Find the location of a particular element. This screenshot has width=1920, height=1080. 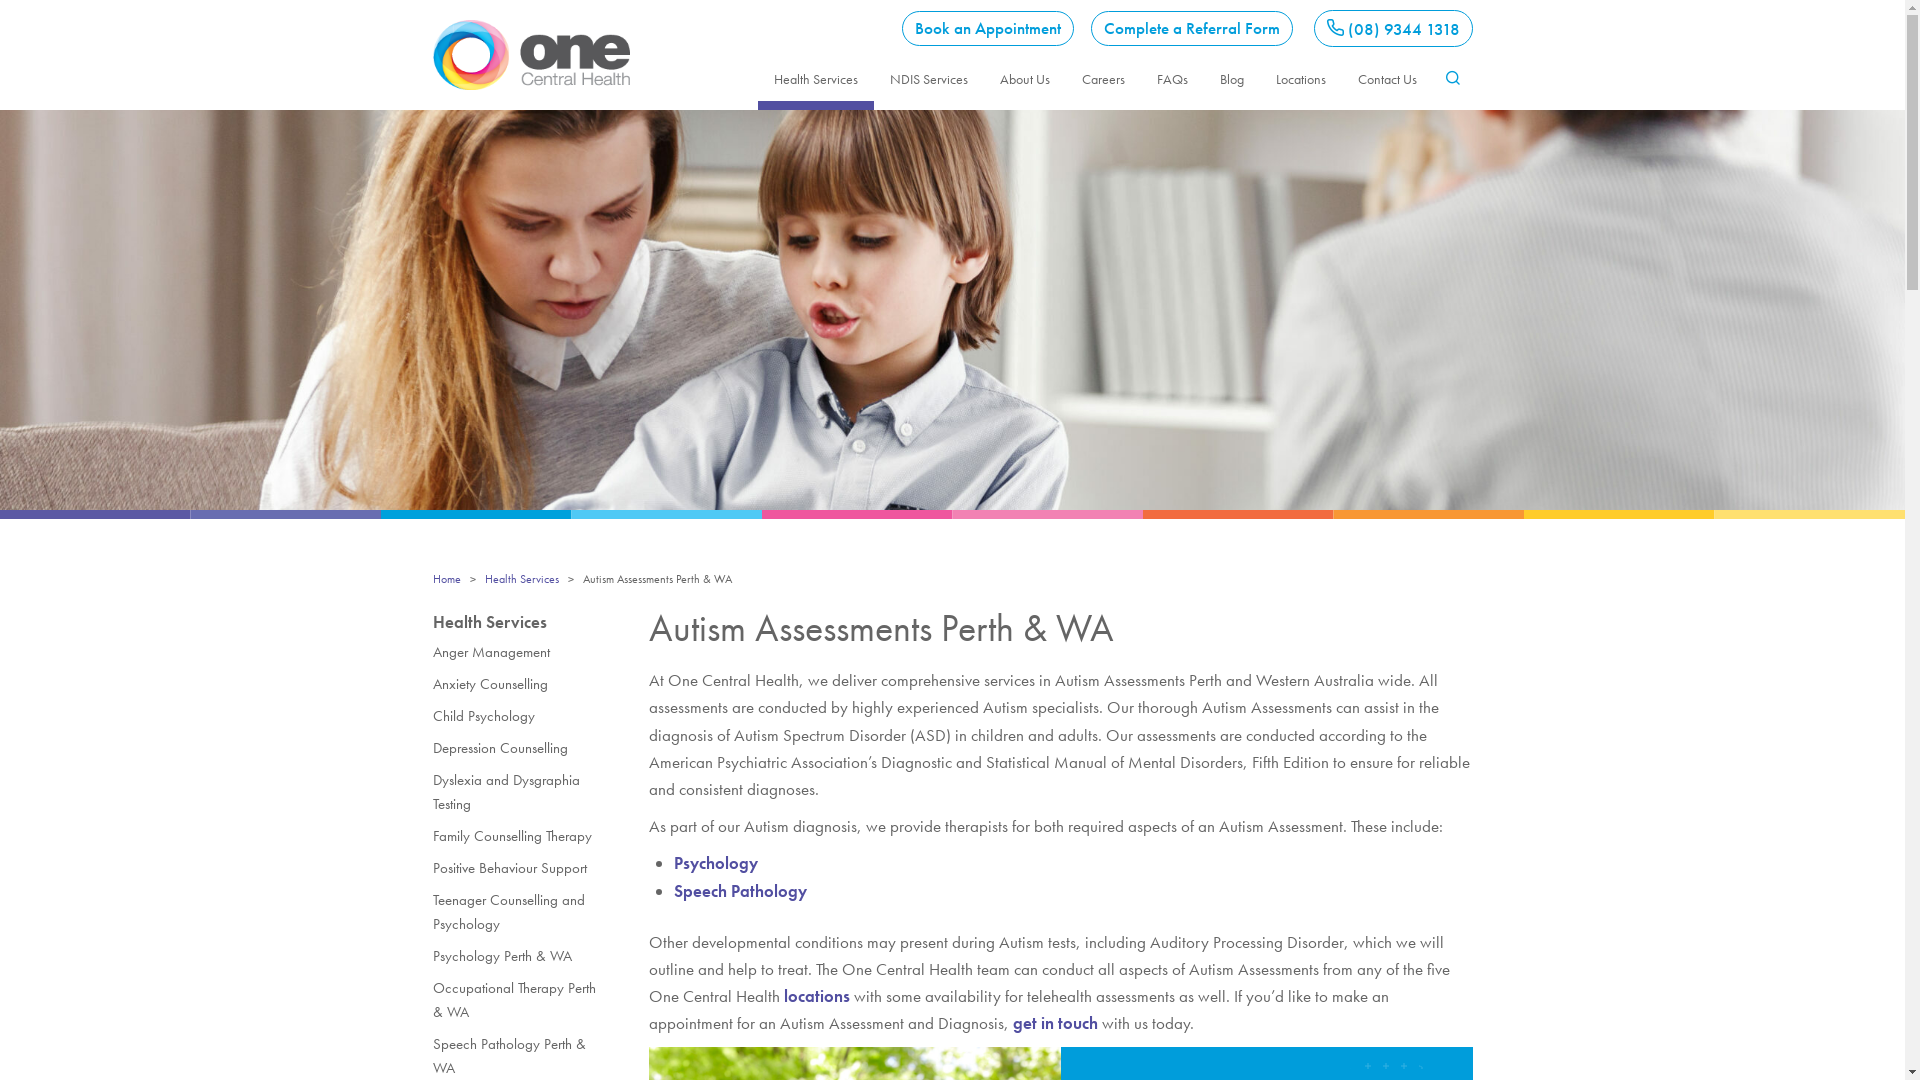

'Health Services' is located at coordinates (816, 77).